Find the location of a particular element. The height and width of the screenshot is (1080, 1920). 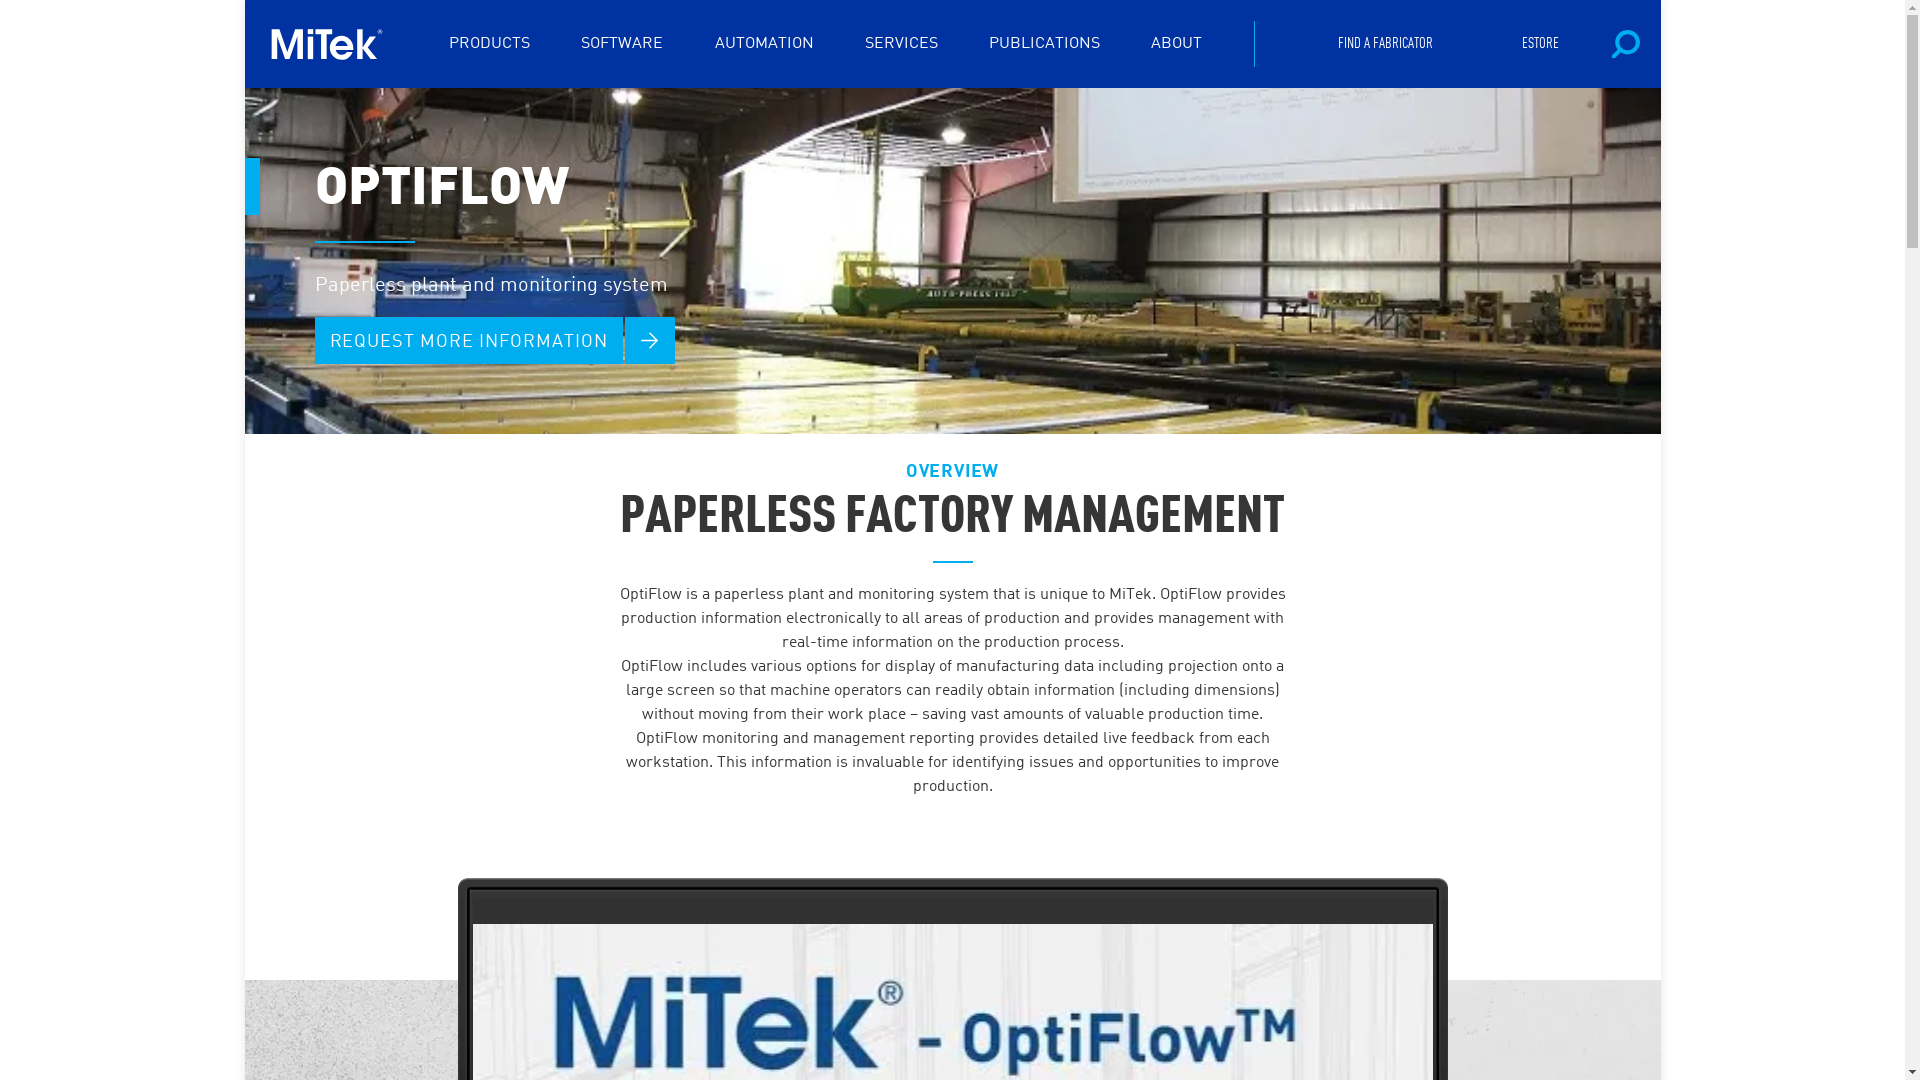

'SOFTWARE' is located at coordinates (621, 43).